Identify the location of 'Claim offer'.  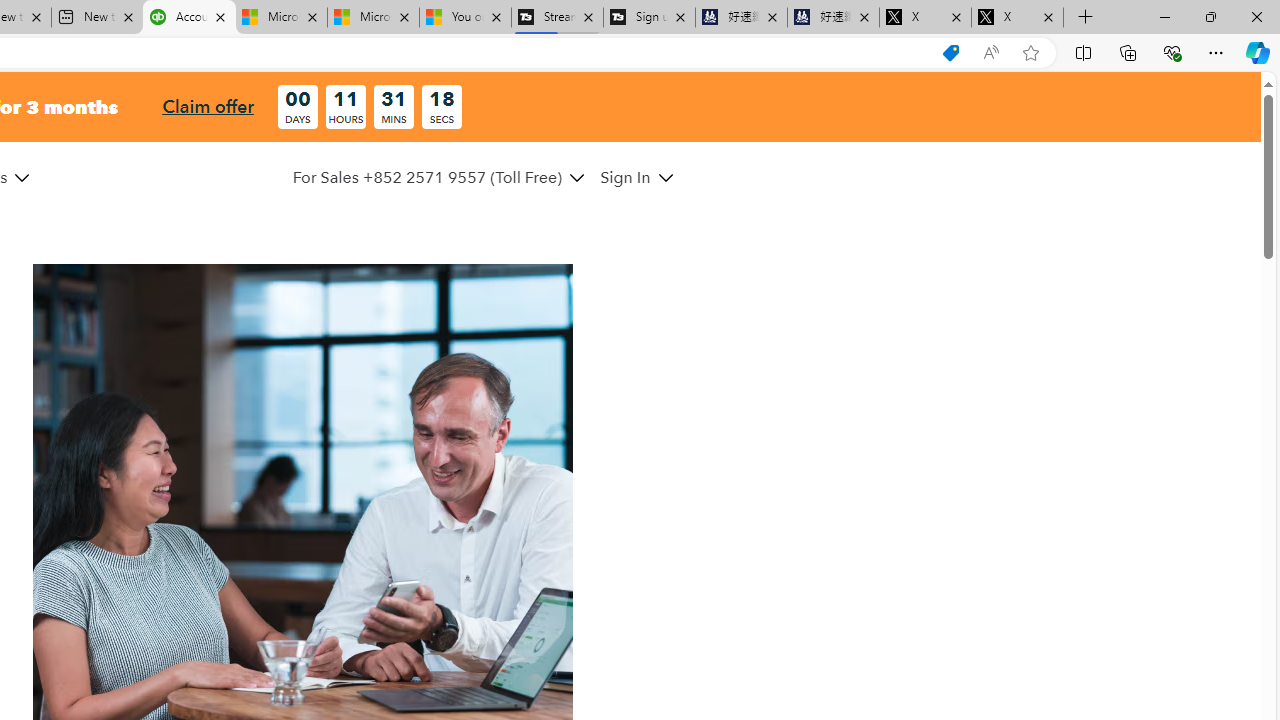
(208, 106).